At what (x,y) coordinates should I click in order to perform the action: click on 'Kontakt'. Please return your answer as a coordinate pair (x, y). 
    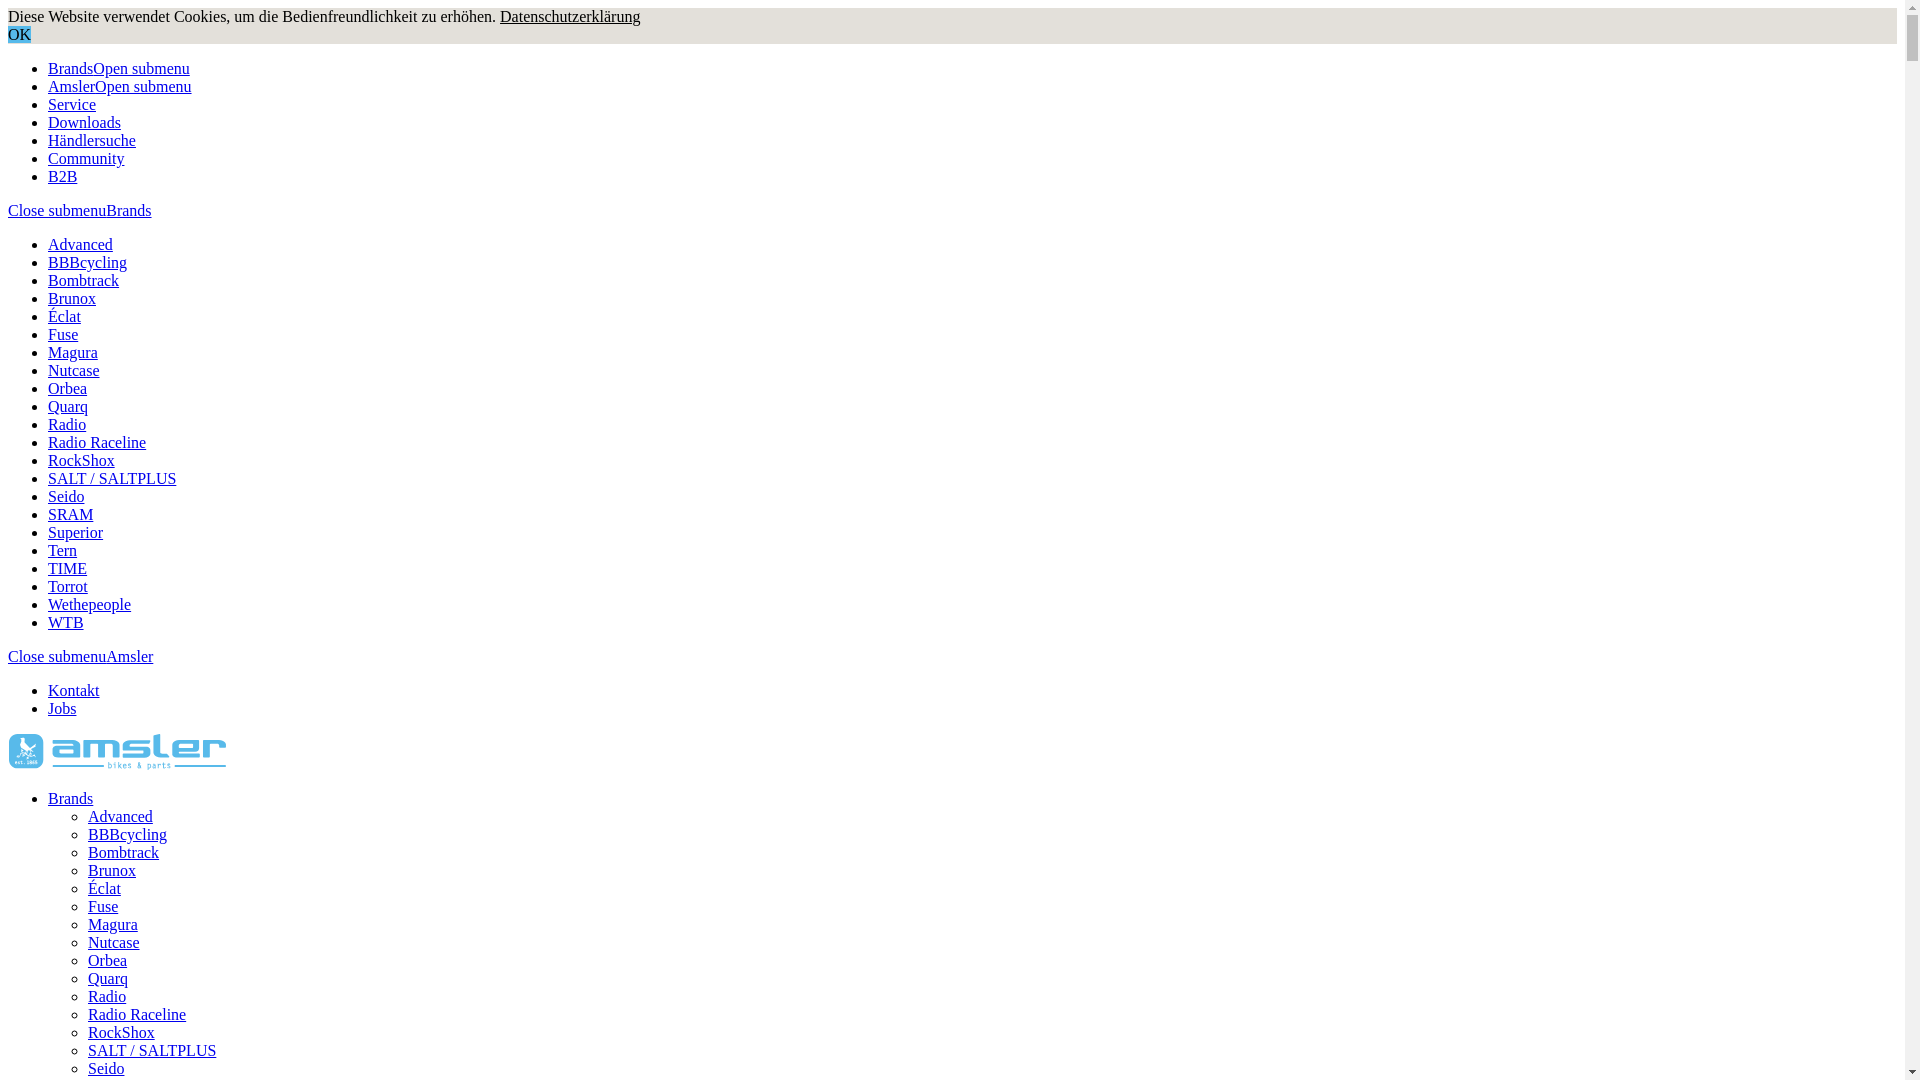
    Looking at the image, I should click on (73, 689).